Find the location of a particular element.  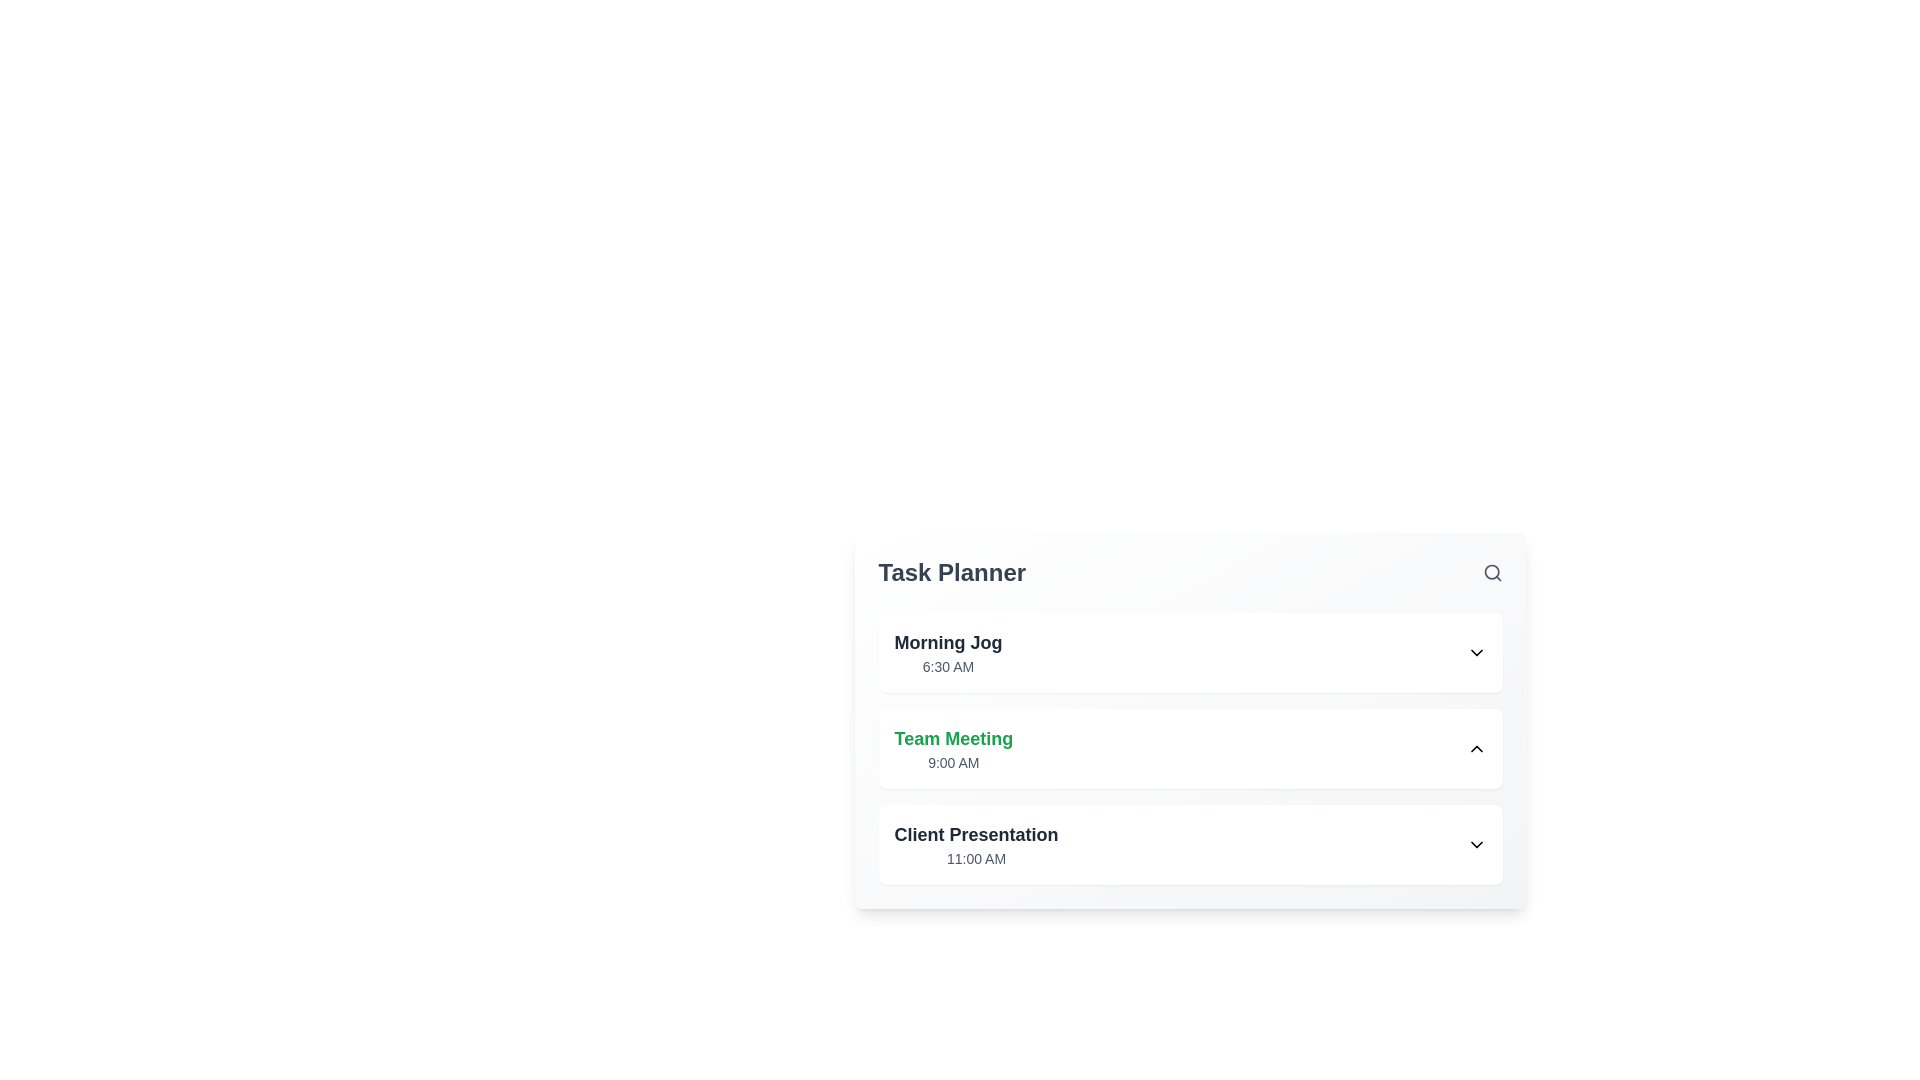

the magnifying glass icon located in the header of the 'Task Planner' section is located at coordinates (1492, 573).